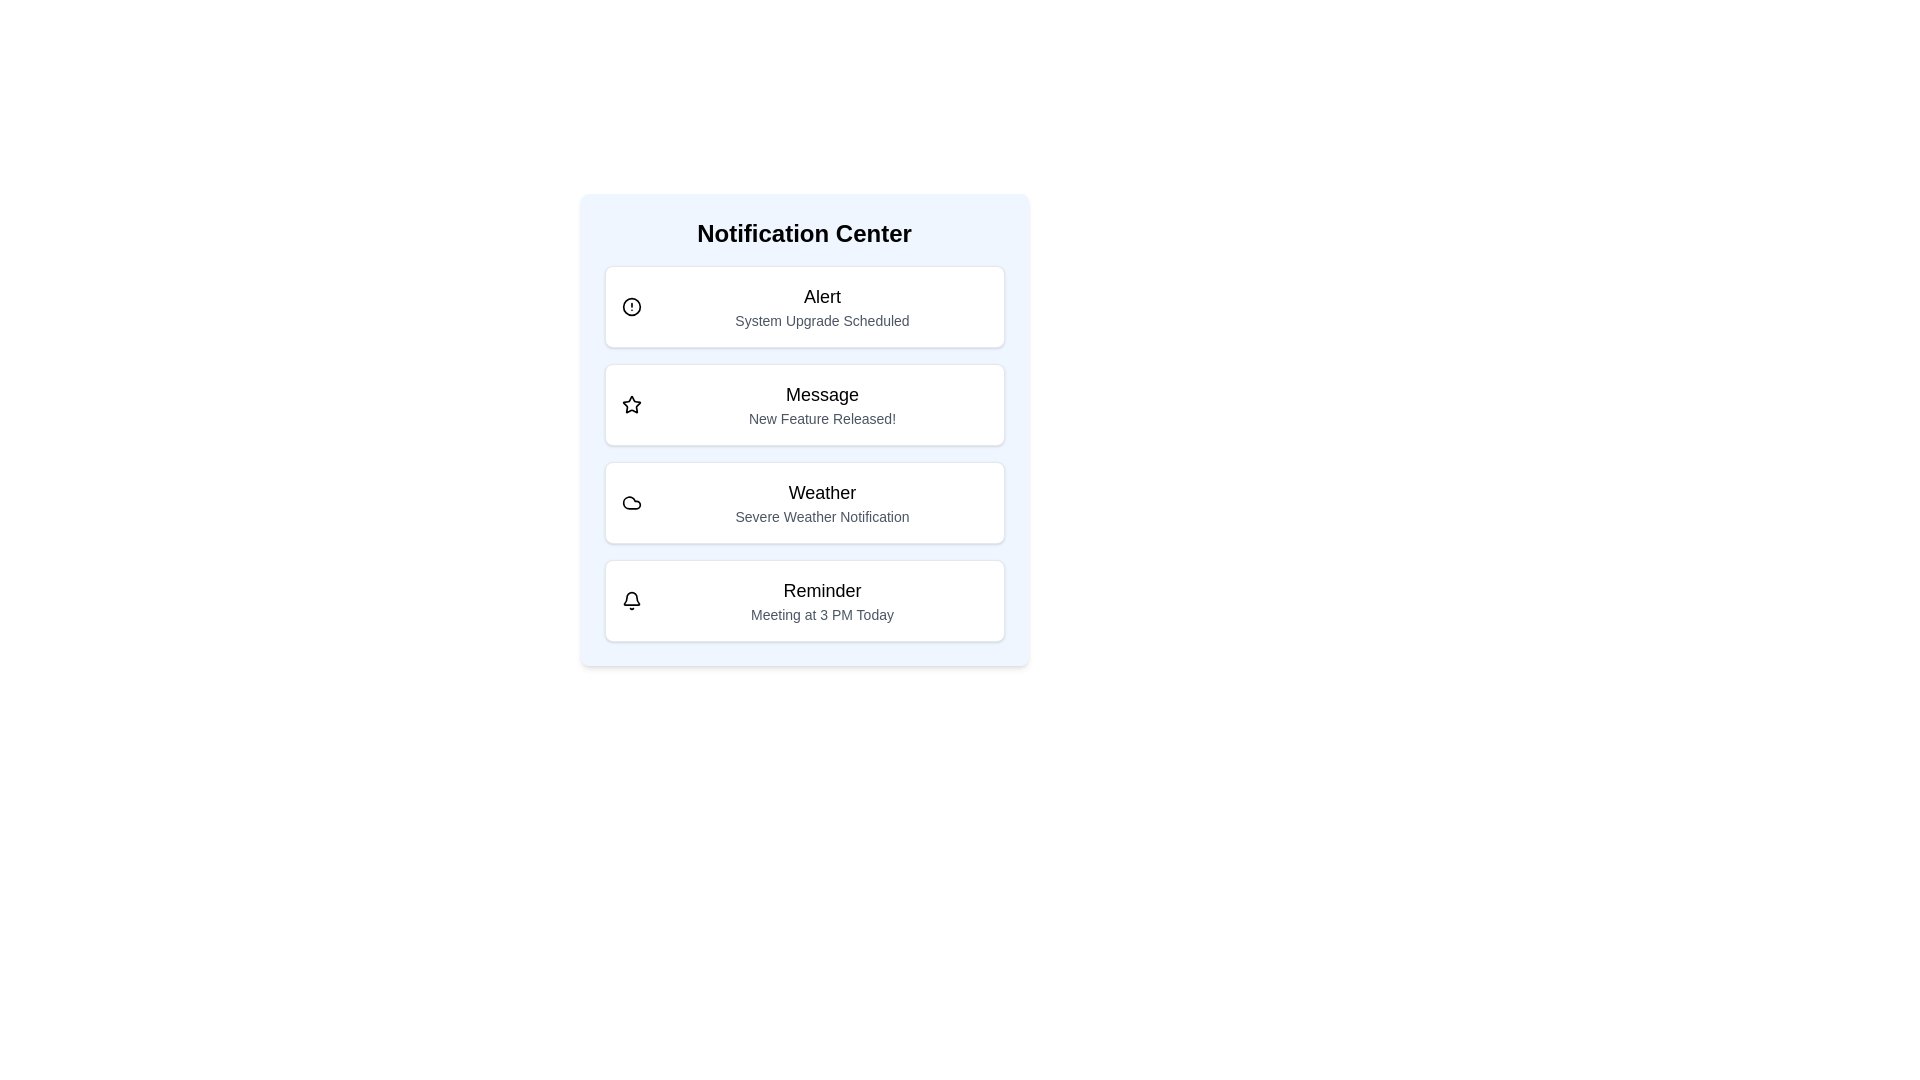 The image size is (1920, 1080). What do you see at coordinates (804, 600) in the screenshot?
I see `the notification item labeled 'Reminder'` at bounding box center [804, 600].